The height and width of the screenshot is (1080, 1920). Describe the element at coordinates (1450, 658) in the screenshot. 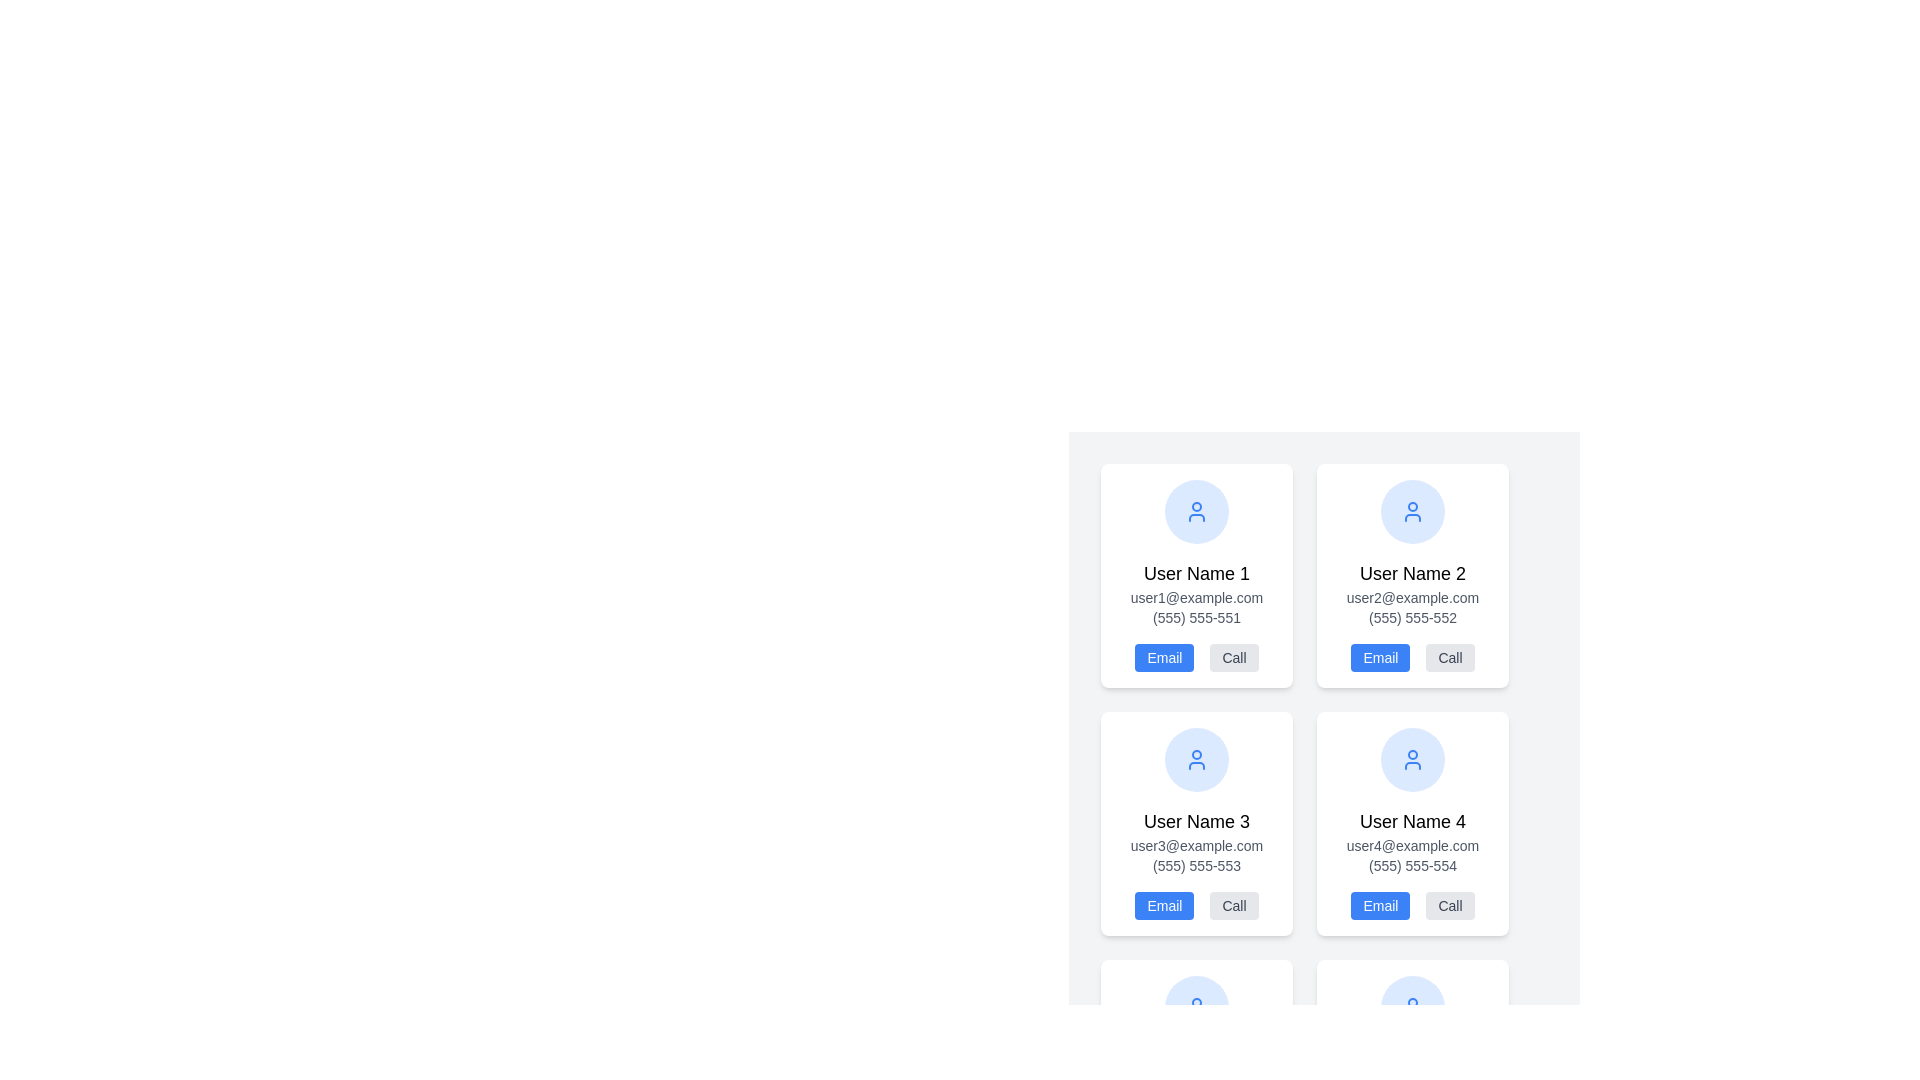

I see `the call button located to the right of the blue 'Email' button to trigger hover effects` at that location.